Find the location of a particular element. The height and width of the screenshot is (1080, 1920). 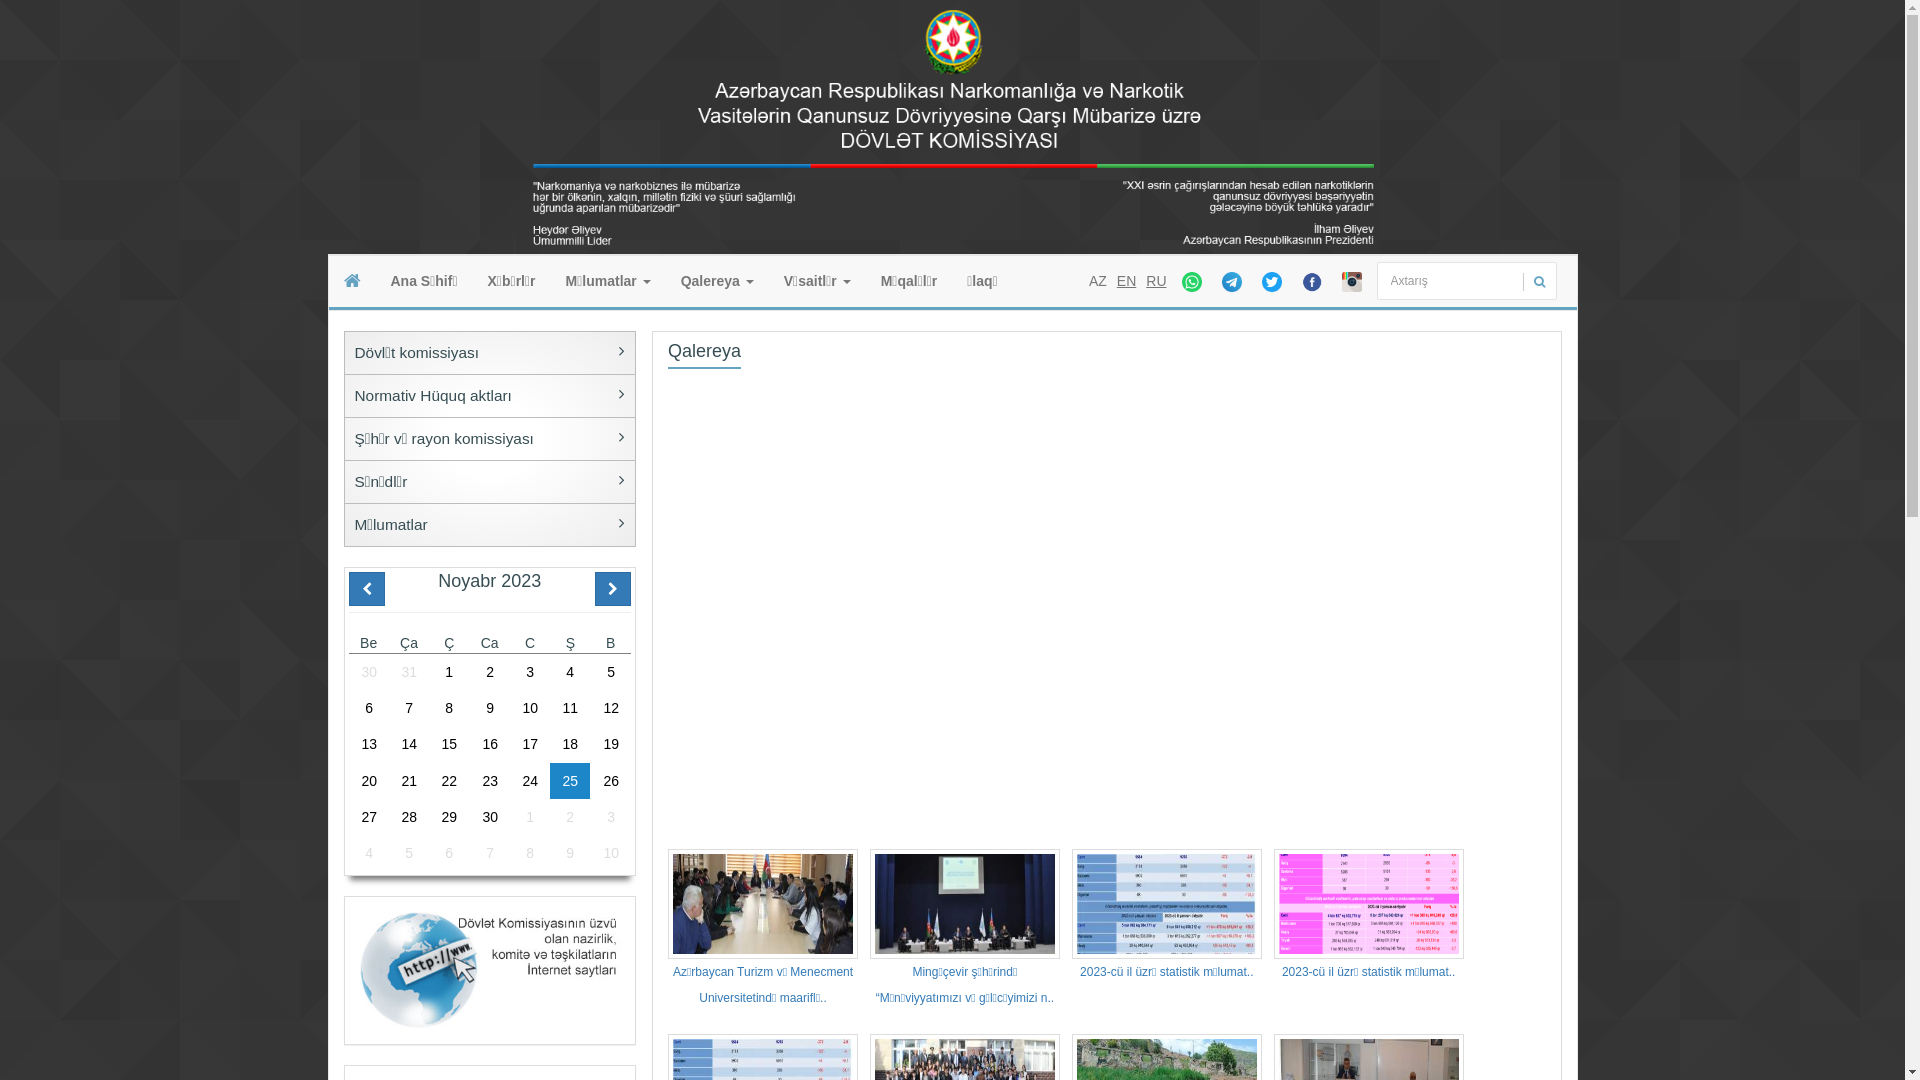

'13' is located at coordinates (368, 744).